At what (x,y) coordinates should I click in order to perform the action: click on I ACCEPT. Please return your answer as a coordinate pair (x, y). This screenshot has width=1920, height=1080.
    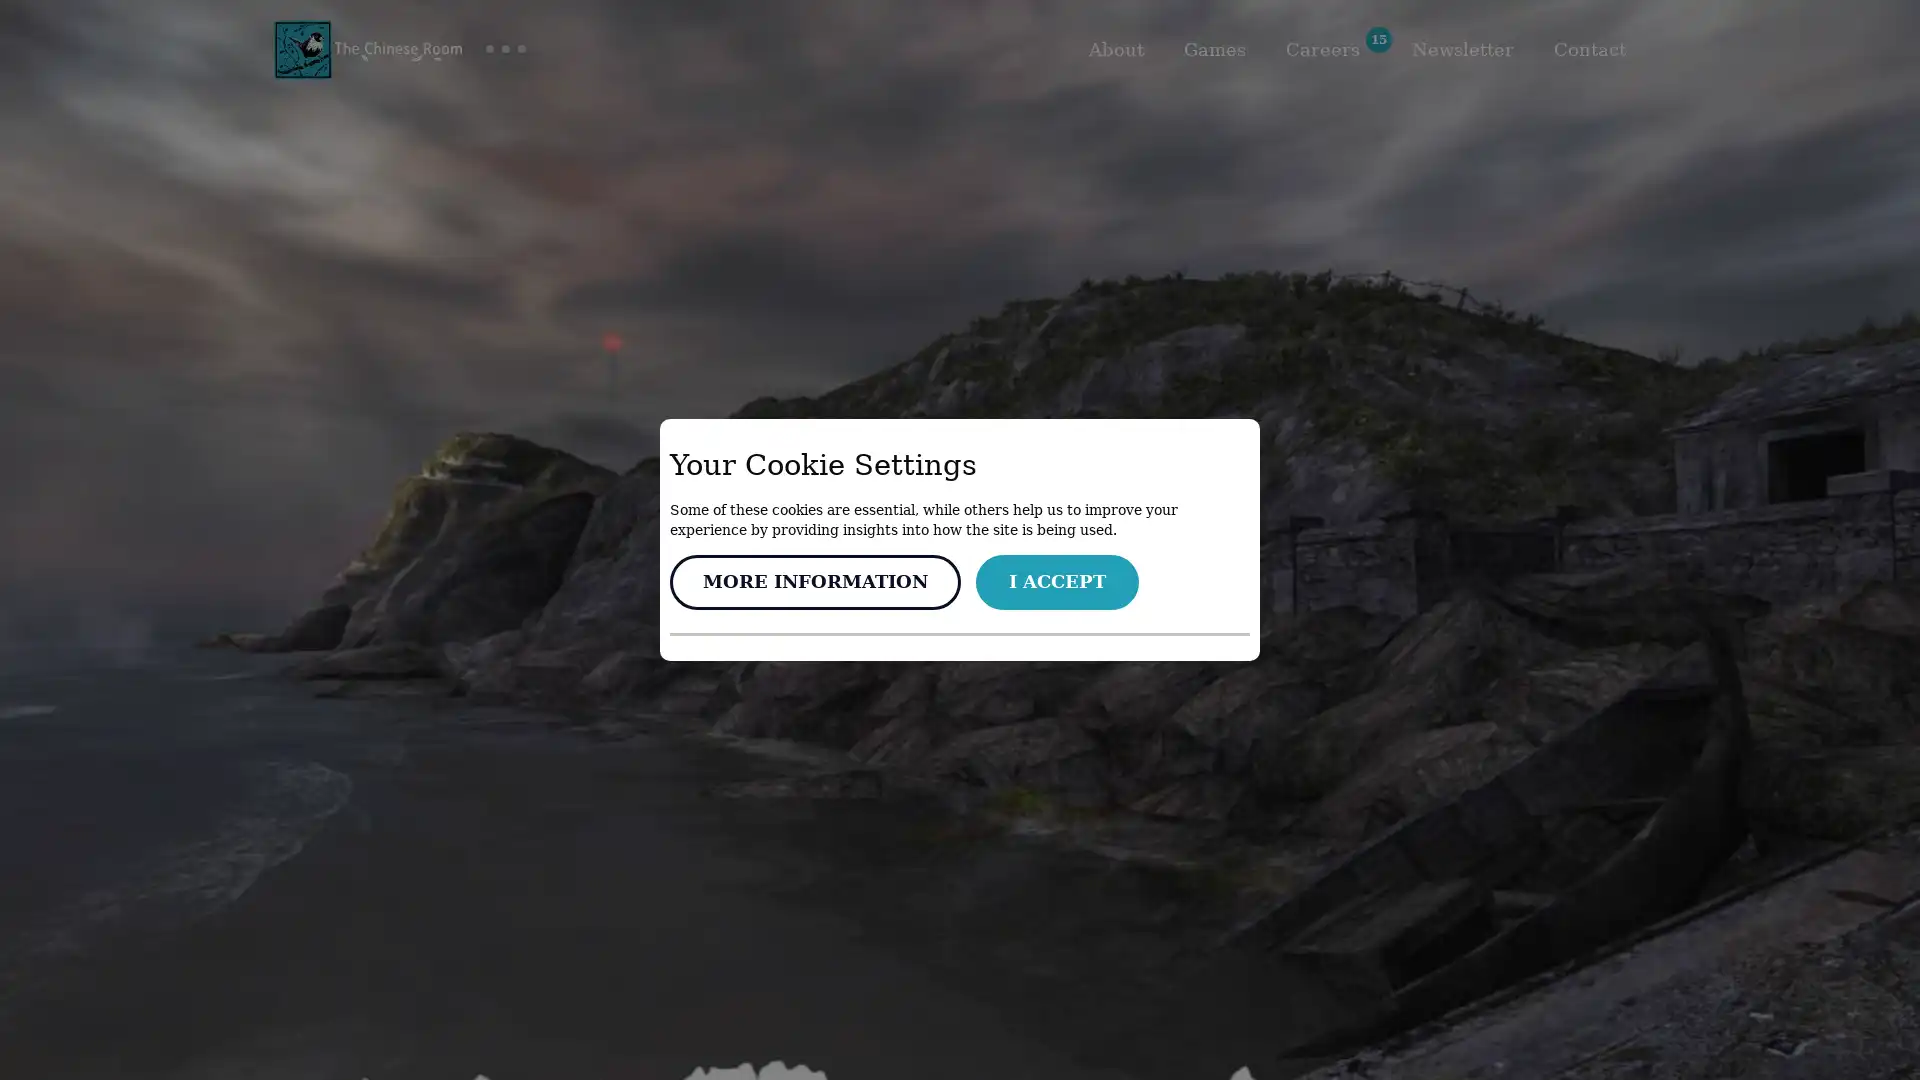
    Looking at the image, I should click on (1056, 582).